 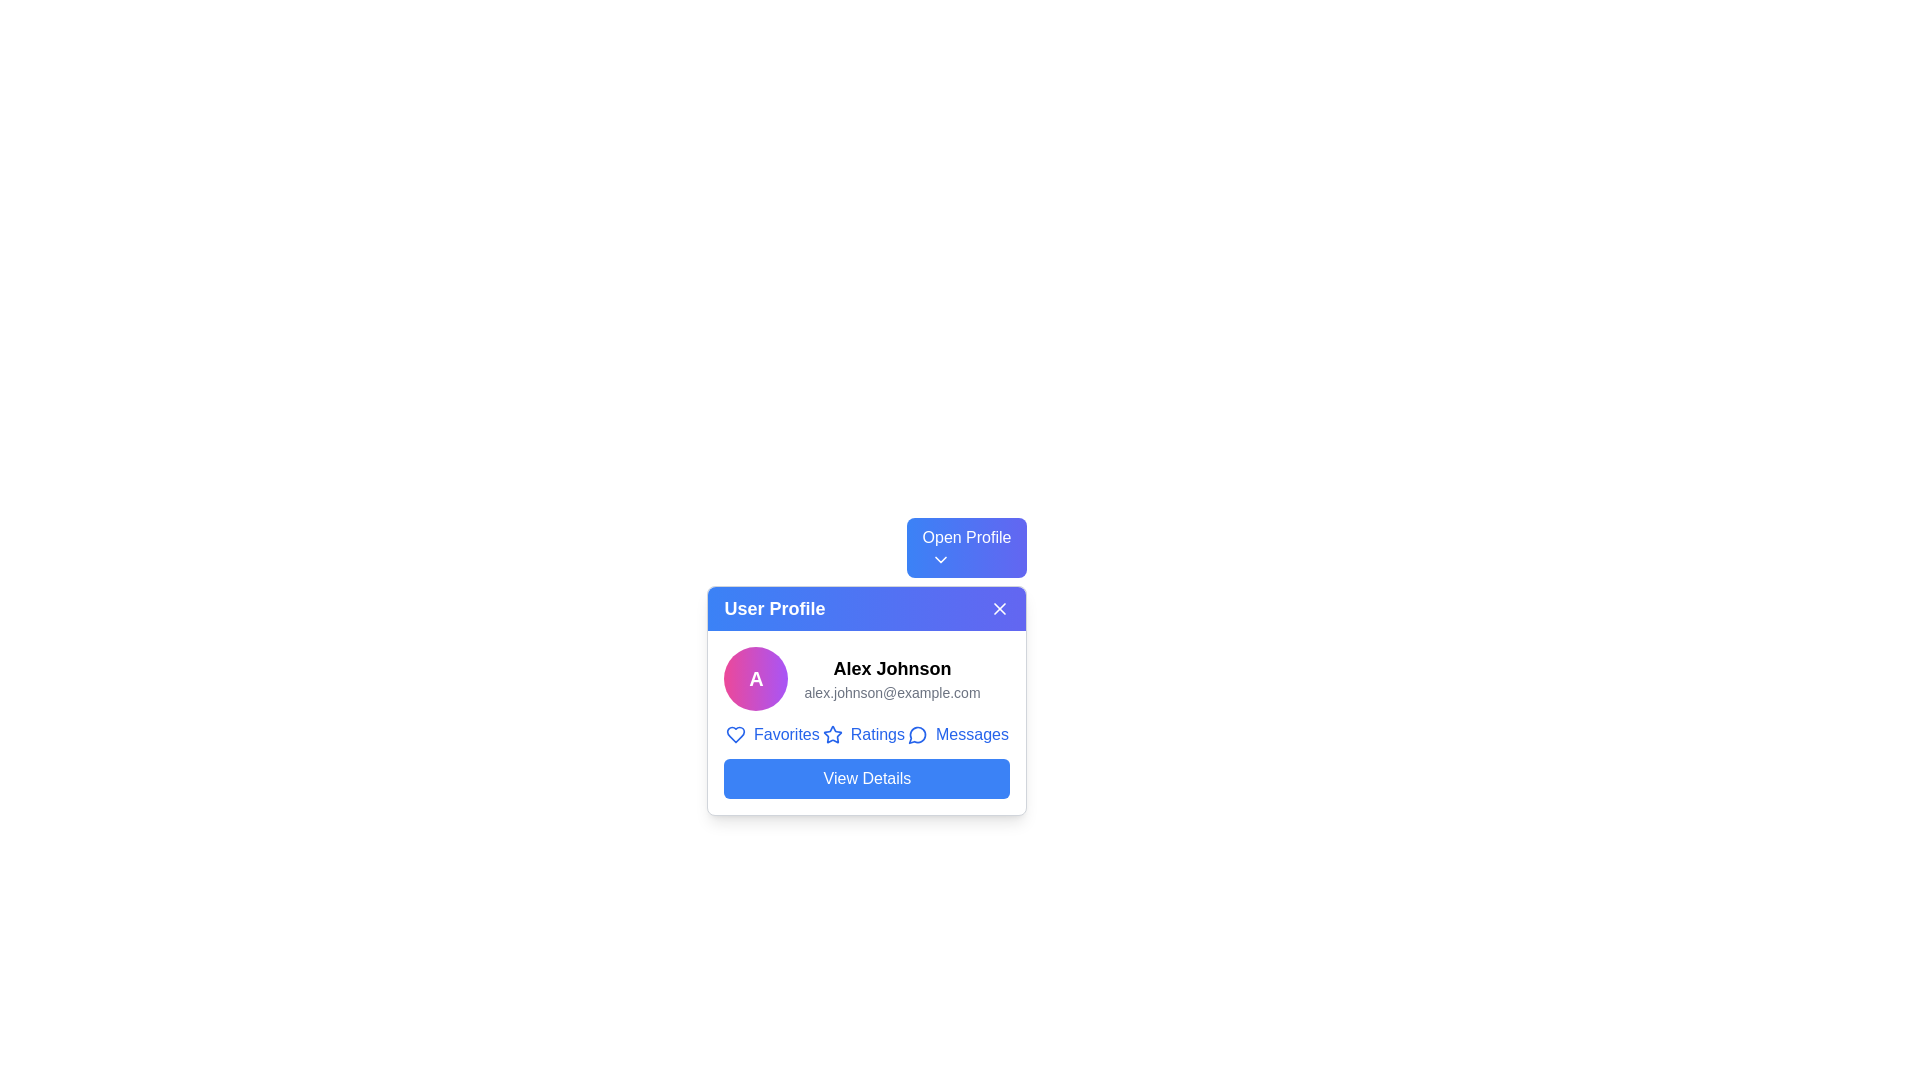 I want to click on the close button located in the top-right corner of the 'User Profile' header, so click(x=999, y=608).